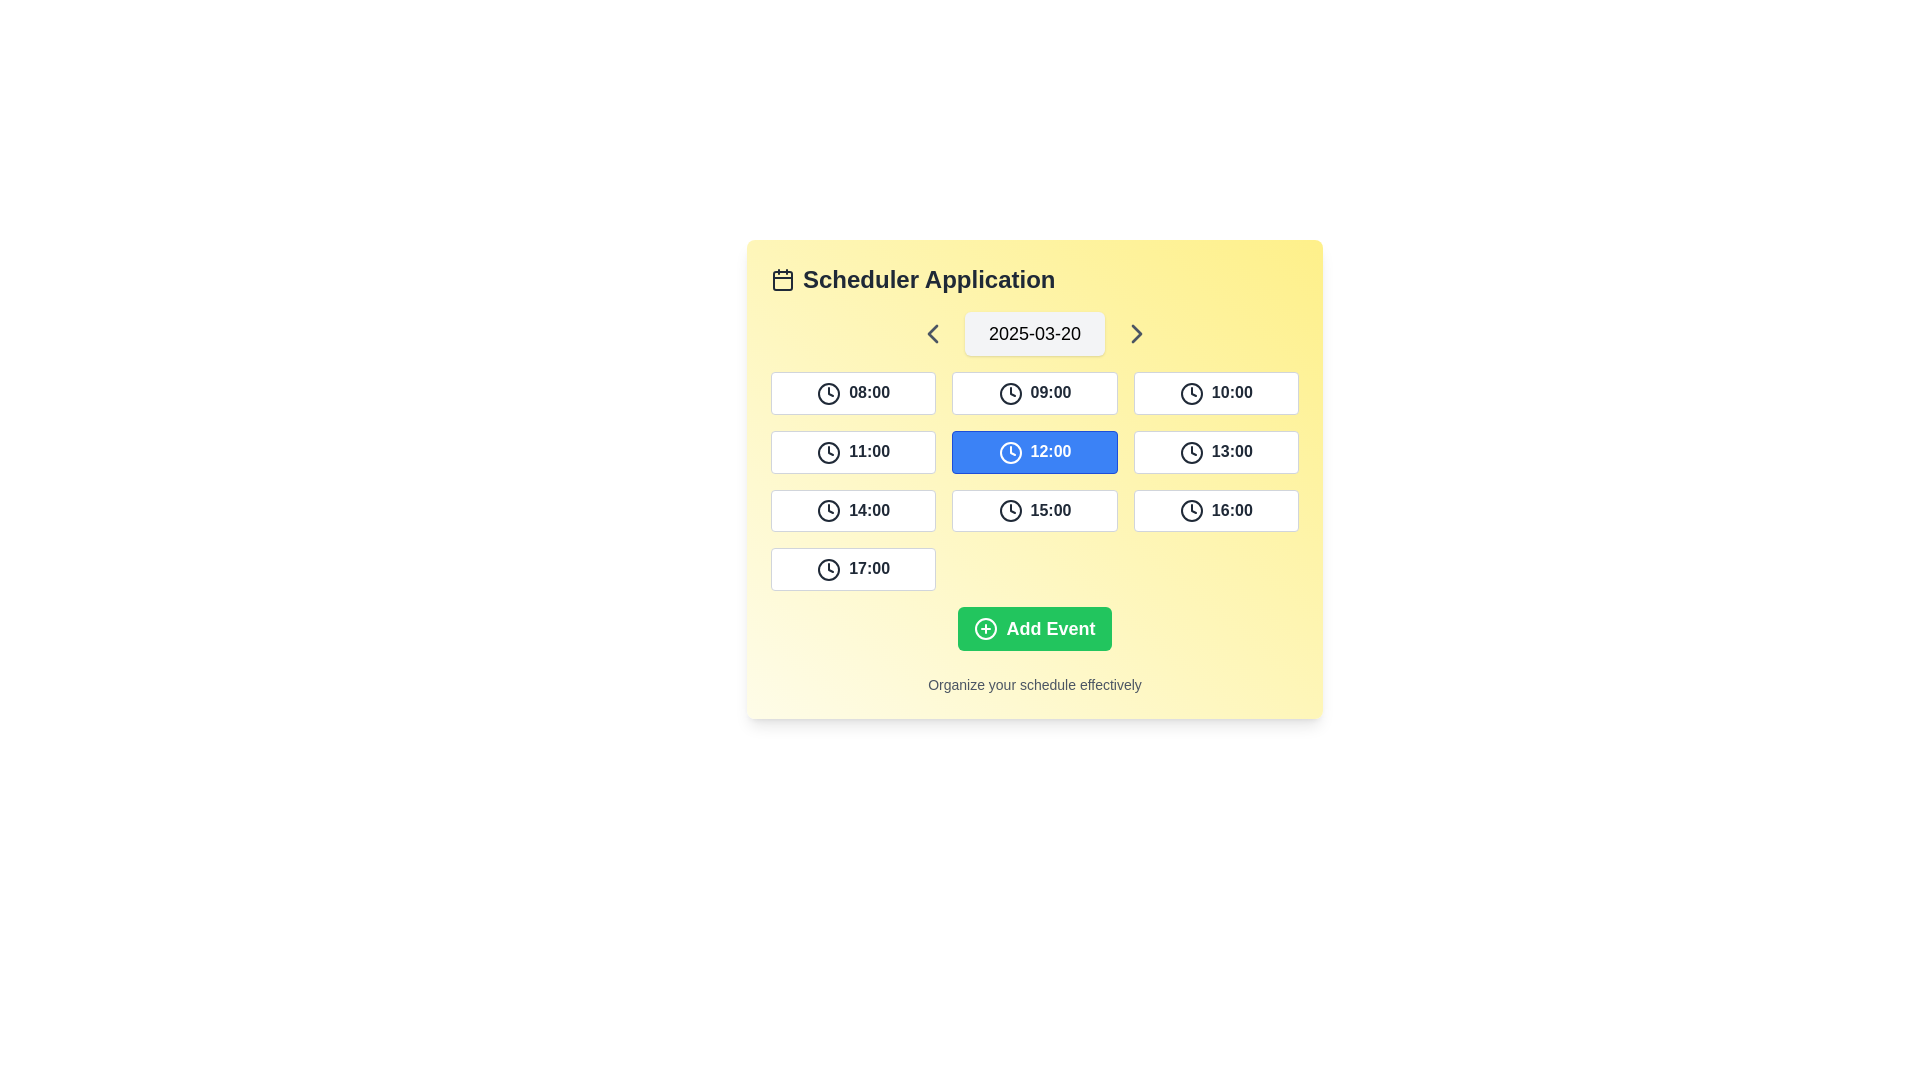 Image resolution: width=1920 pixels, height=1080 pixels. I want to click on the clock icon in the bottom left corner of the Scheduler interface, adjacent to the time slot 17:00, so click(829, 570).